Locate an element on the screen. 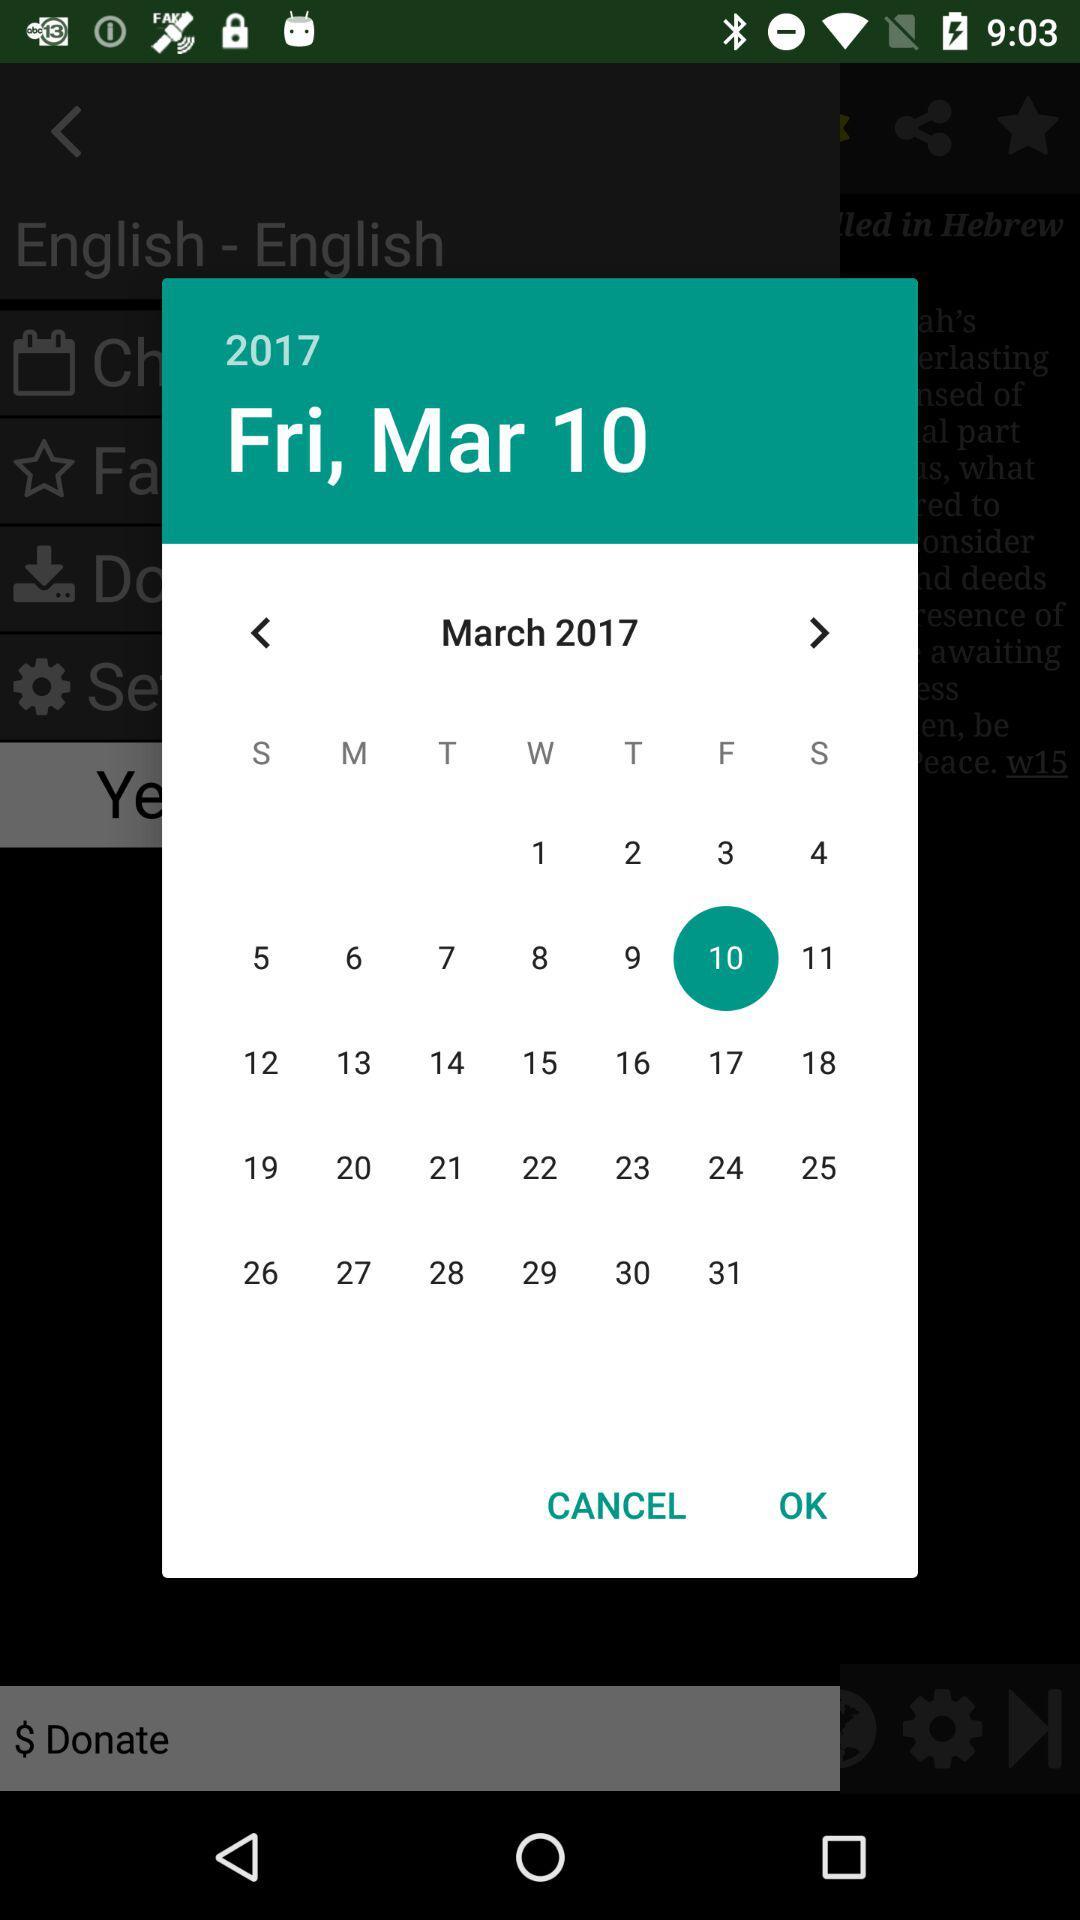 This screenshot has width=1080, height=1920. icon at the top right corner is located at coordinates (818, 632).